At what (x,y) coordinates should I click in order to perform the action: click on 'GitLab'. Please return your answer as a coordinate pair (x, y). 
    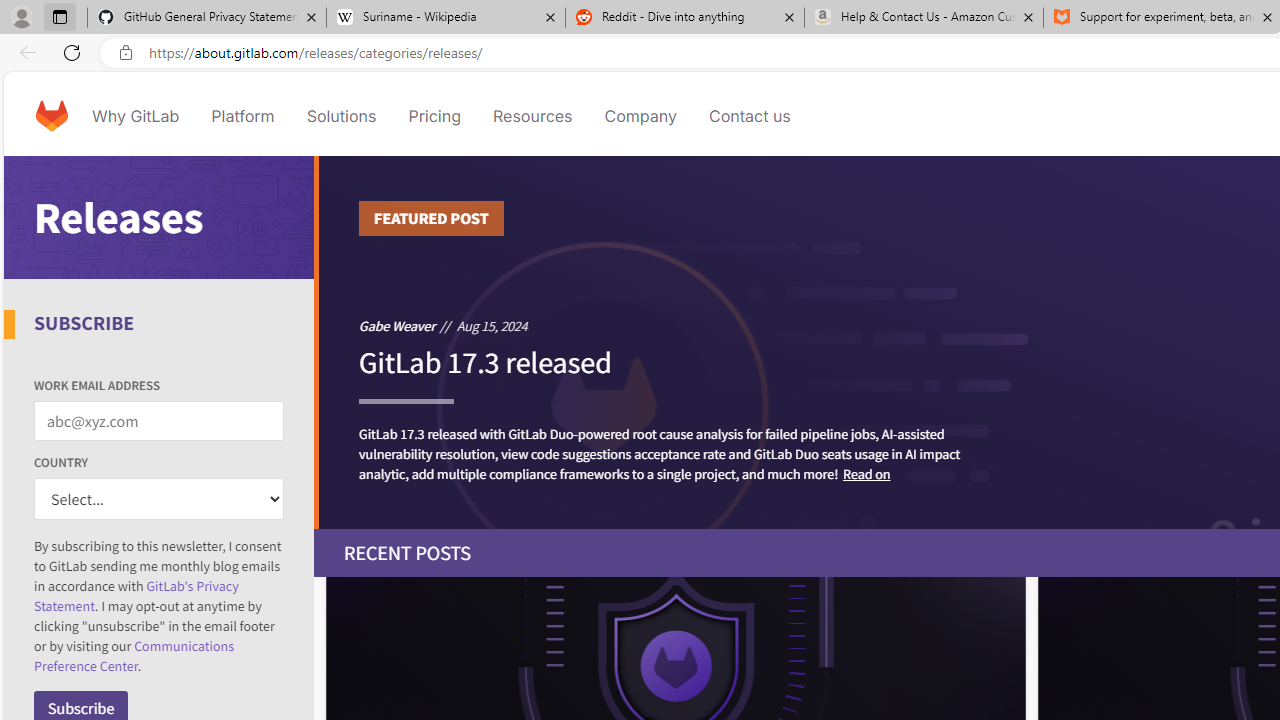
    Looking at the image, I should click on (135, 595).